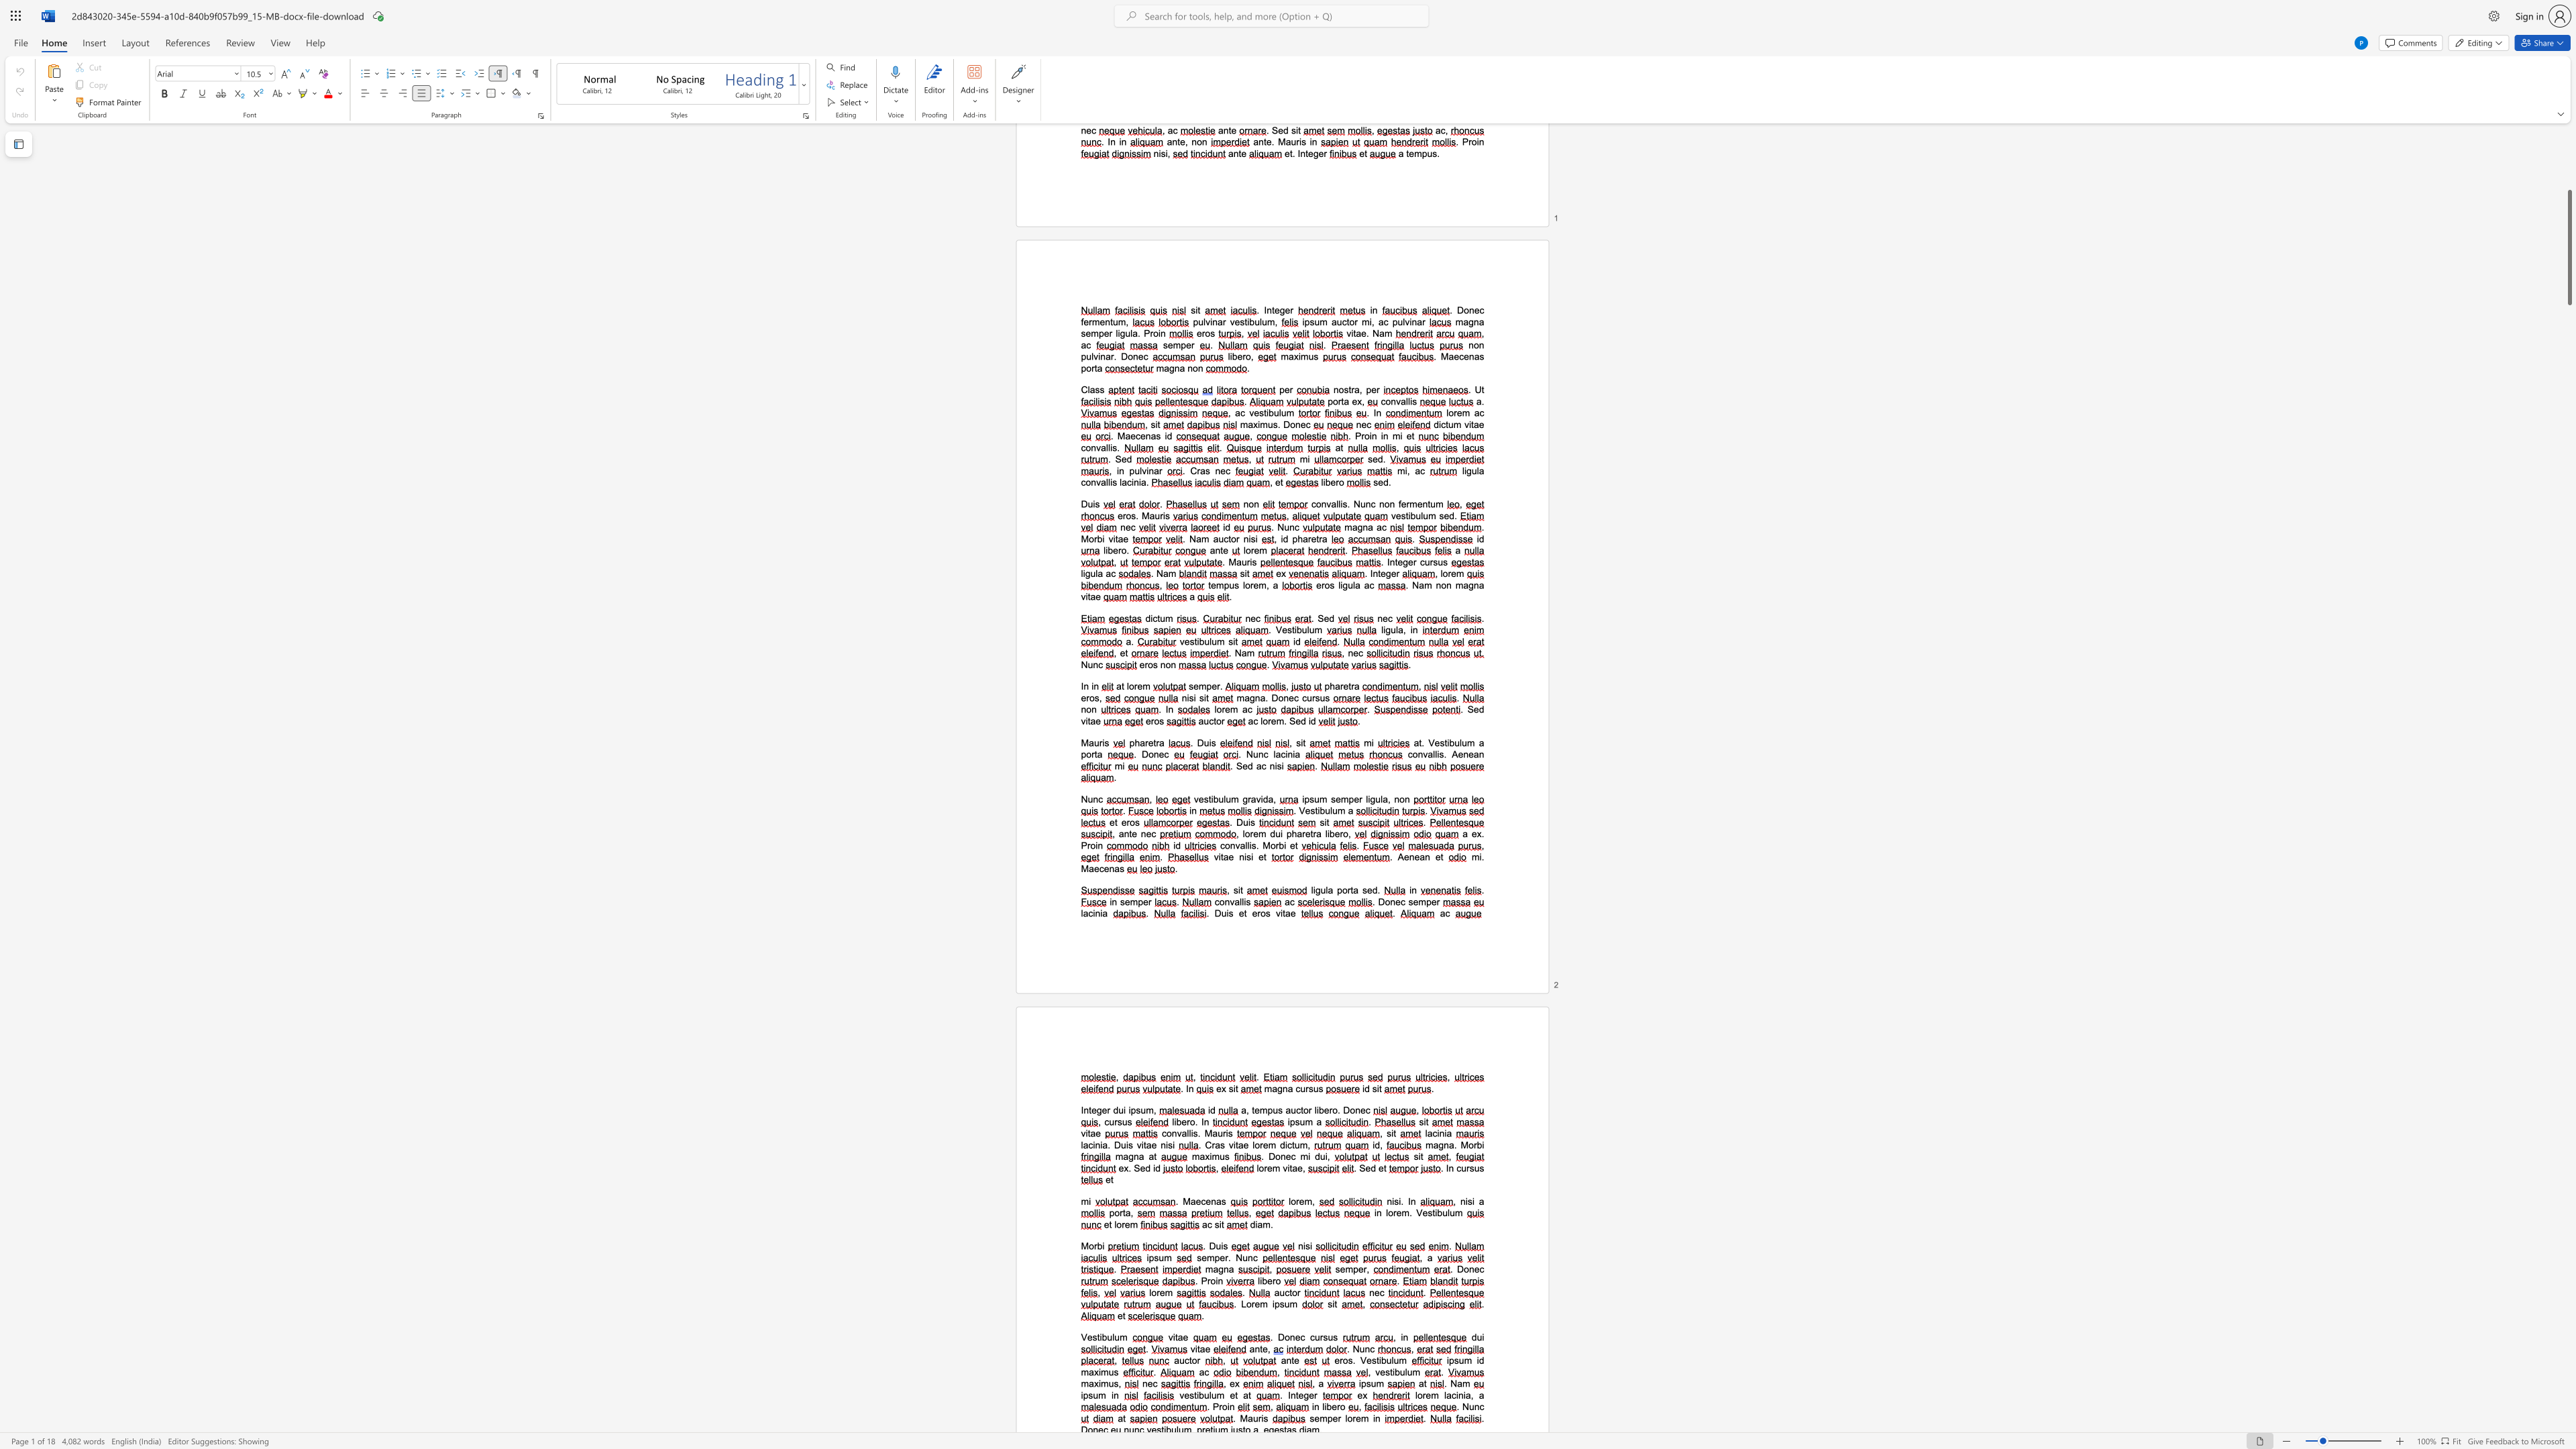 This screenshot has width=2576, height=1449. Describe the element at coordinates (1340, 1405) in the screenshot. I see `the space between the continuous character "r" and "o" in the text` at that location.